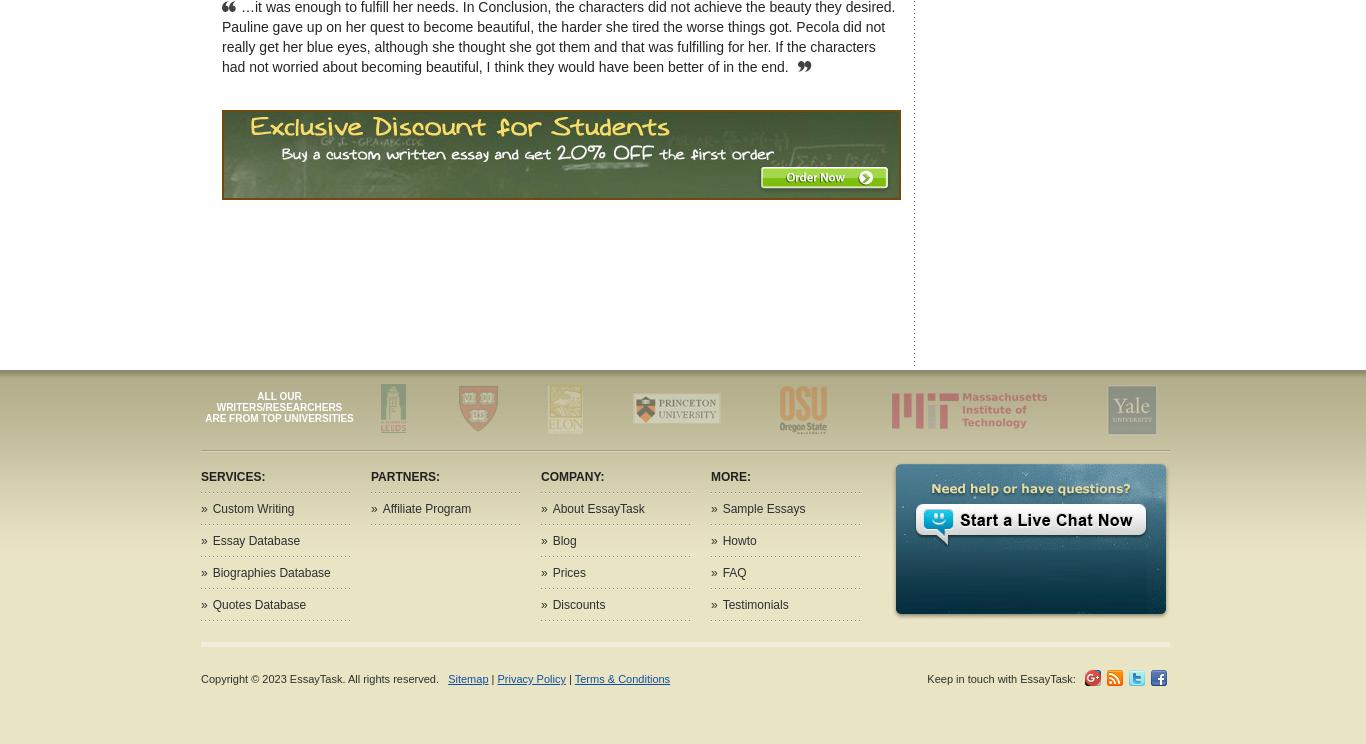 The width and height of the screenshot is (1366, 744). I want to click on 'About EssayTask', so click(597, 508).